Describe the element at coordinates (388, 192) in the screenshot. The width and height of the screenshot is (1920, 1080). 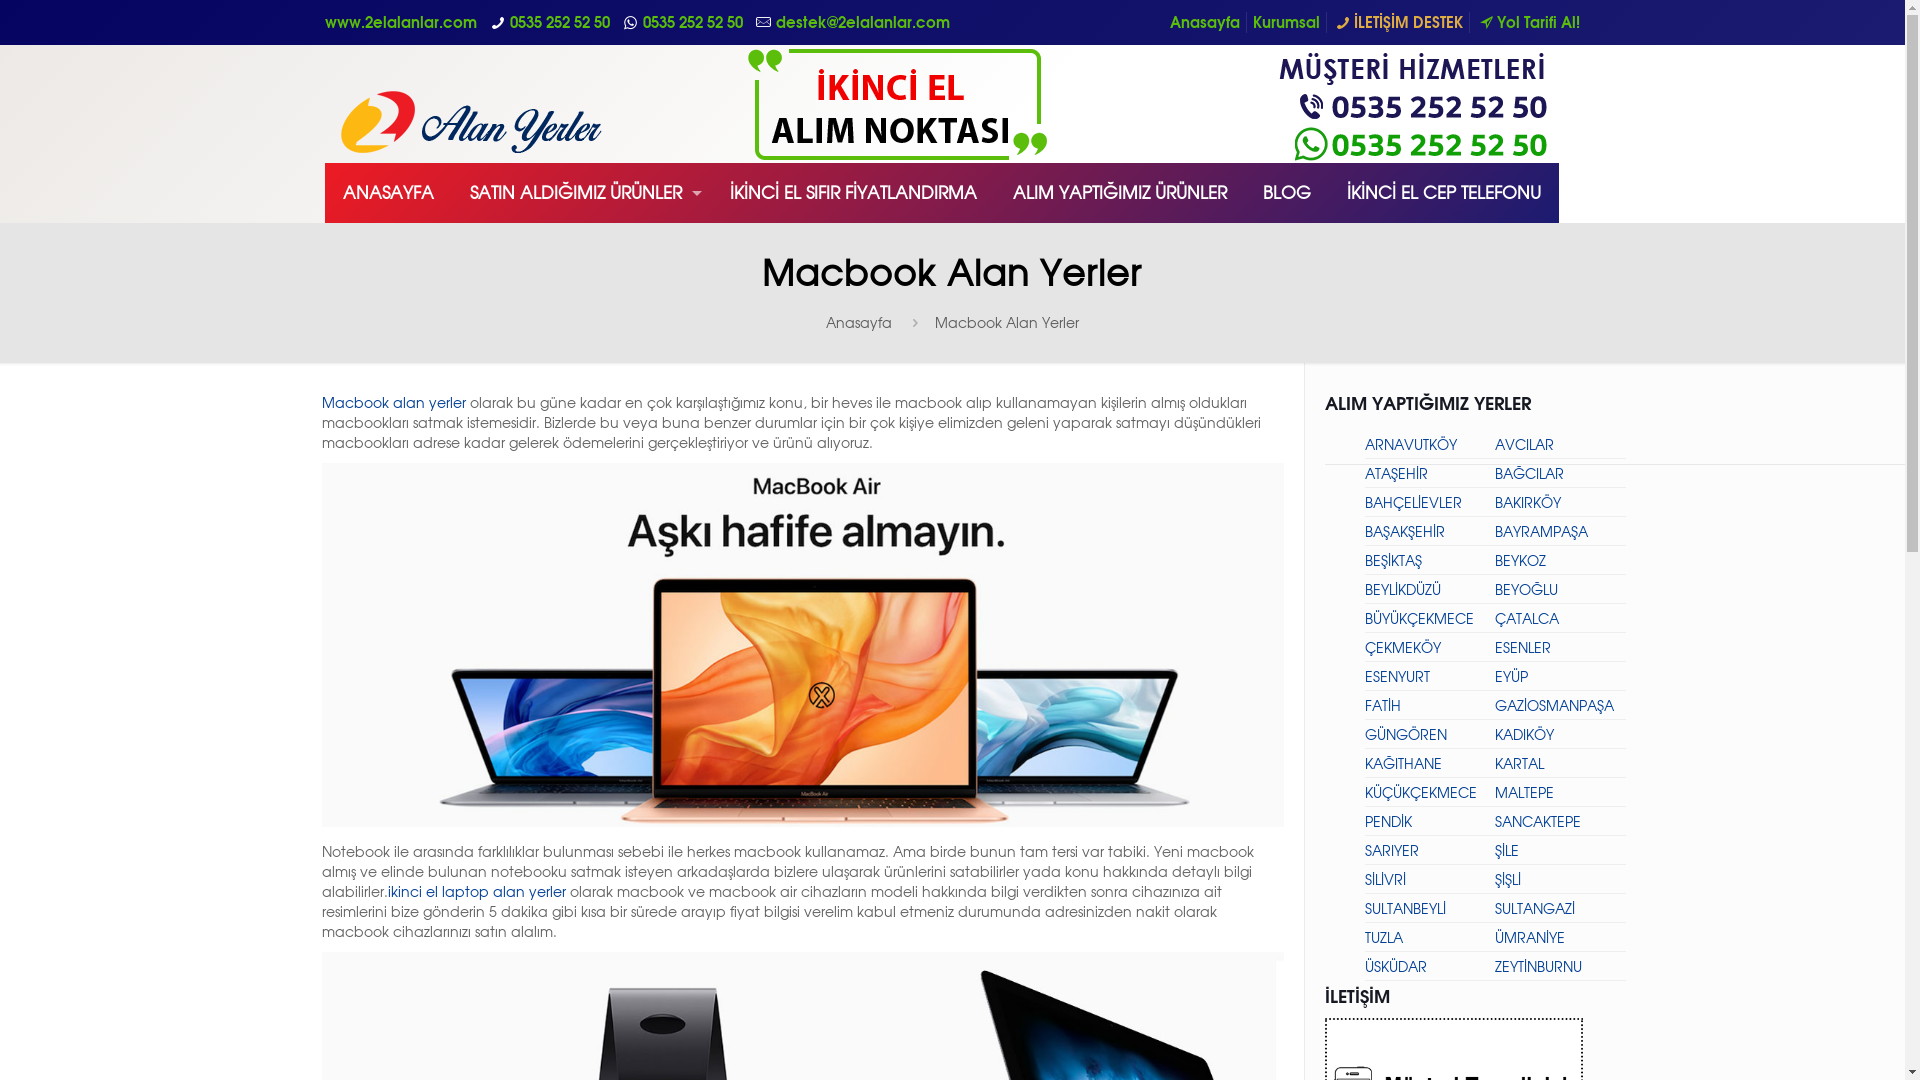
I see `'ANASAYFA'` at that location.